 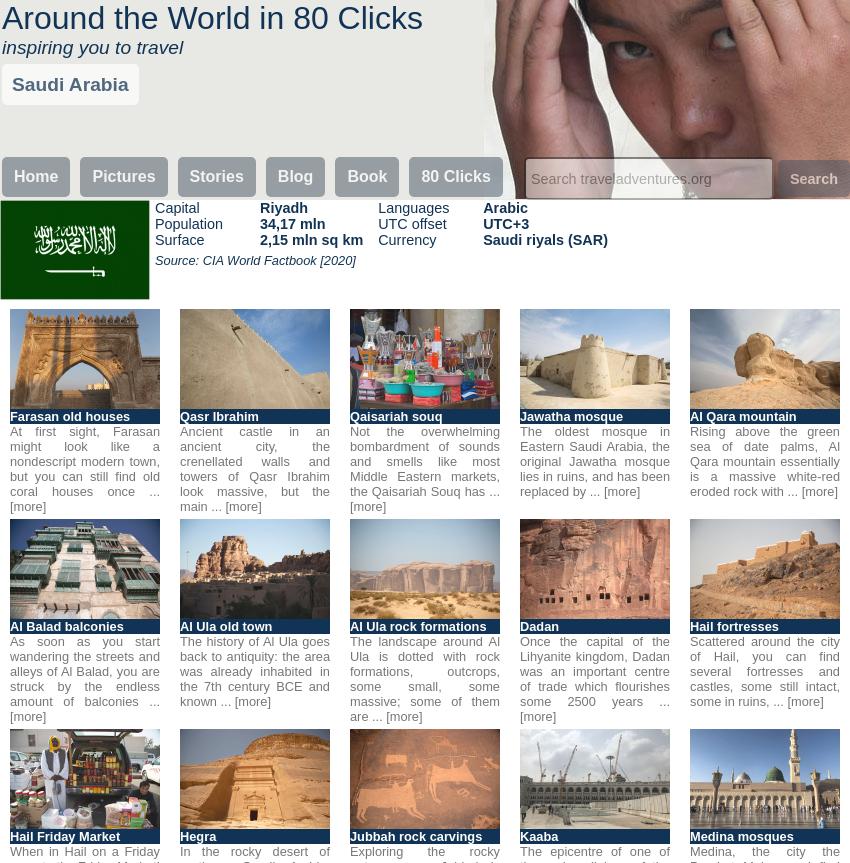 I want to click on 'Ancient castle in an ancient city, the crenellated walls and towers of Qasr Ibrahim look massive, but the main  ... [more]', so click(x=255, y=468).